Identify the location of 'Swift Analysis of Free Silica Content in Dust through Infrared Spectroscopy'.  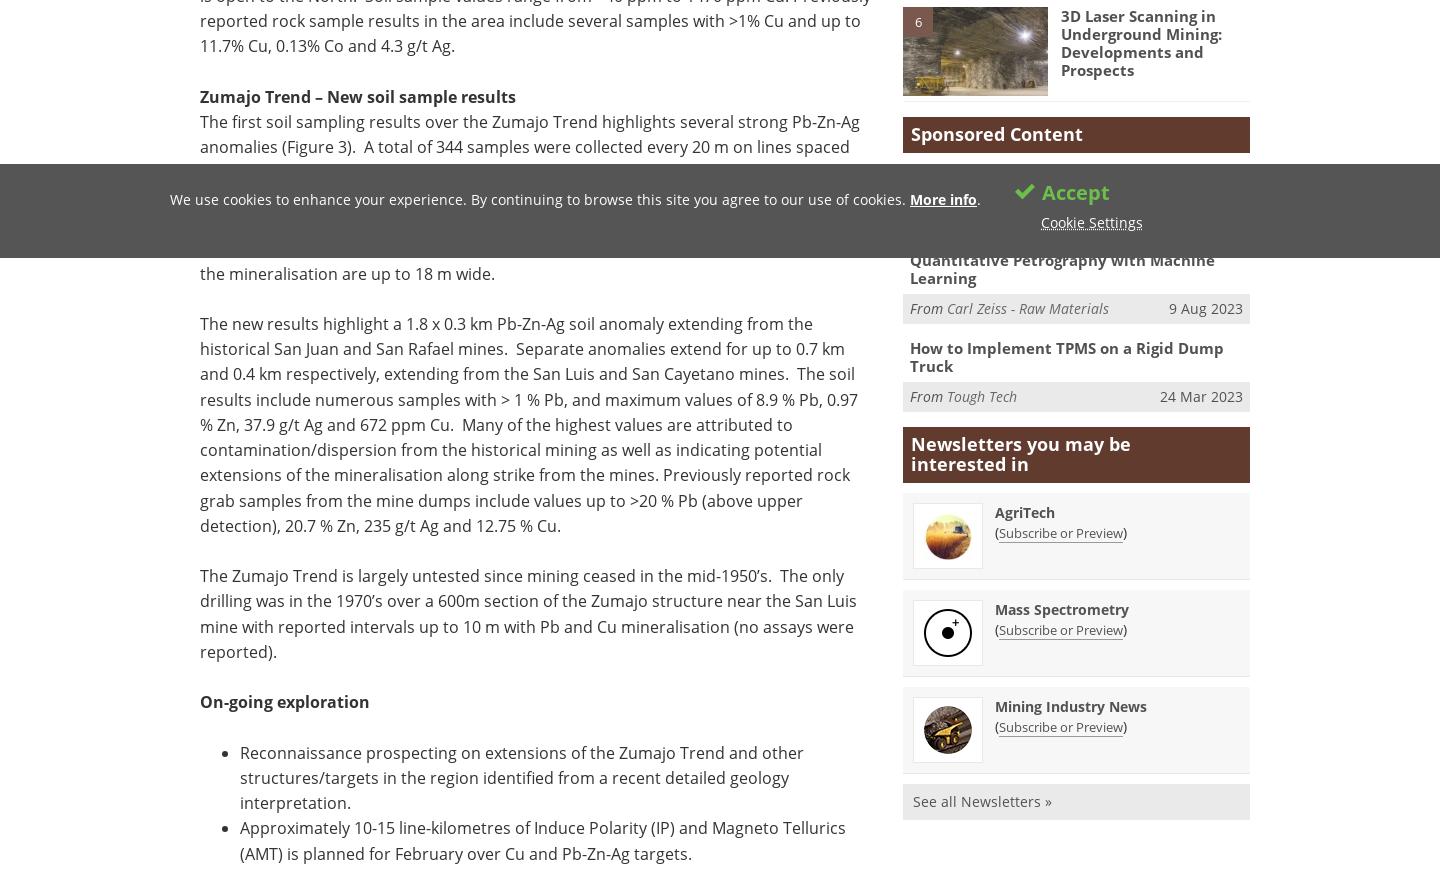
(1073, 180).